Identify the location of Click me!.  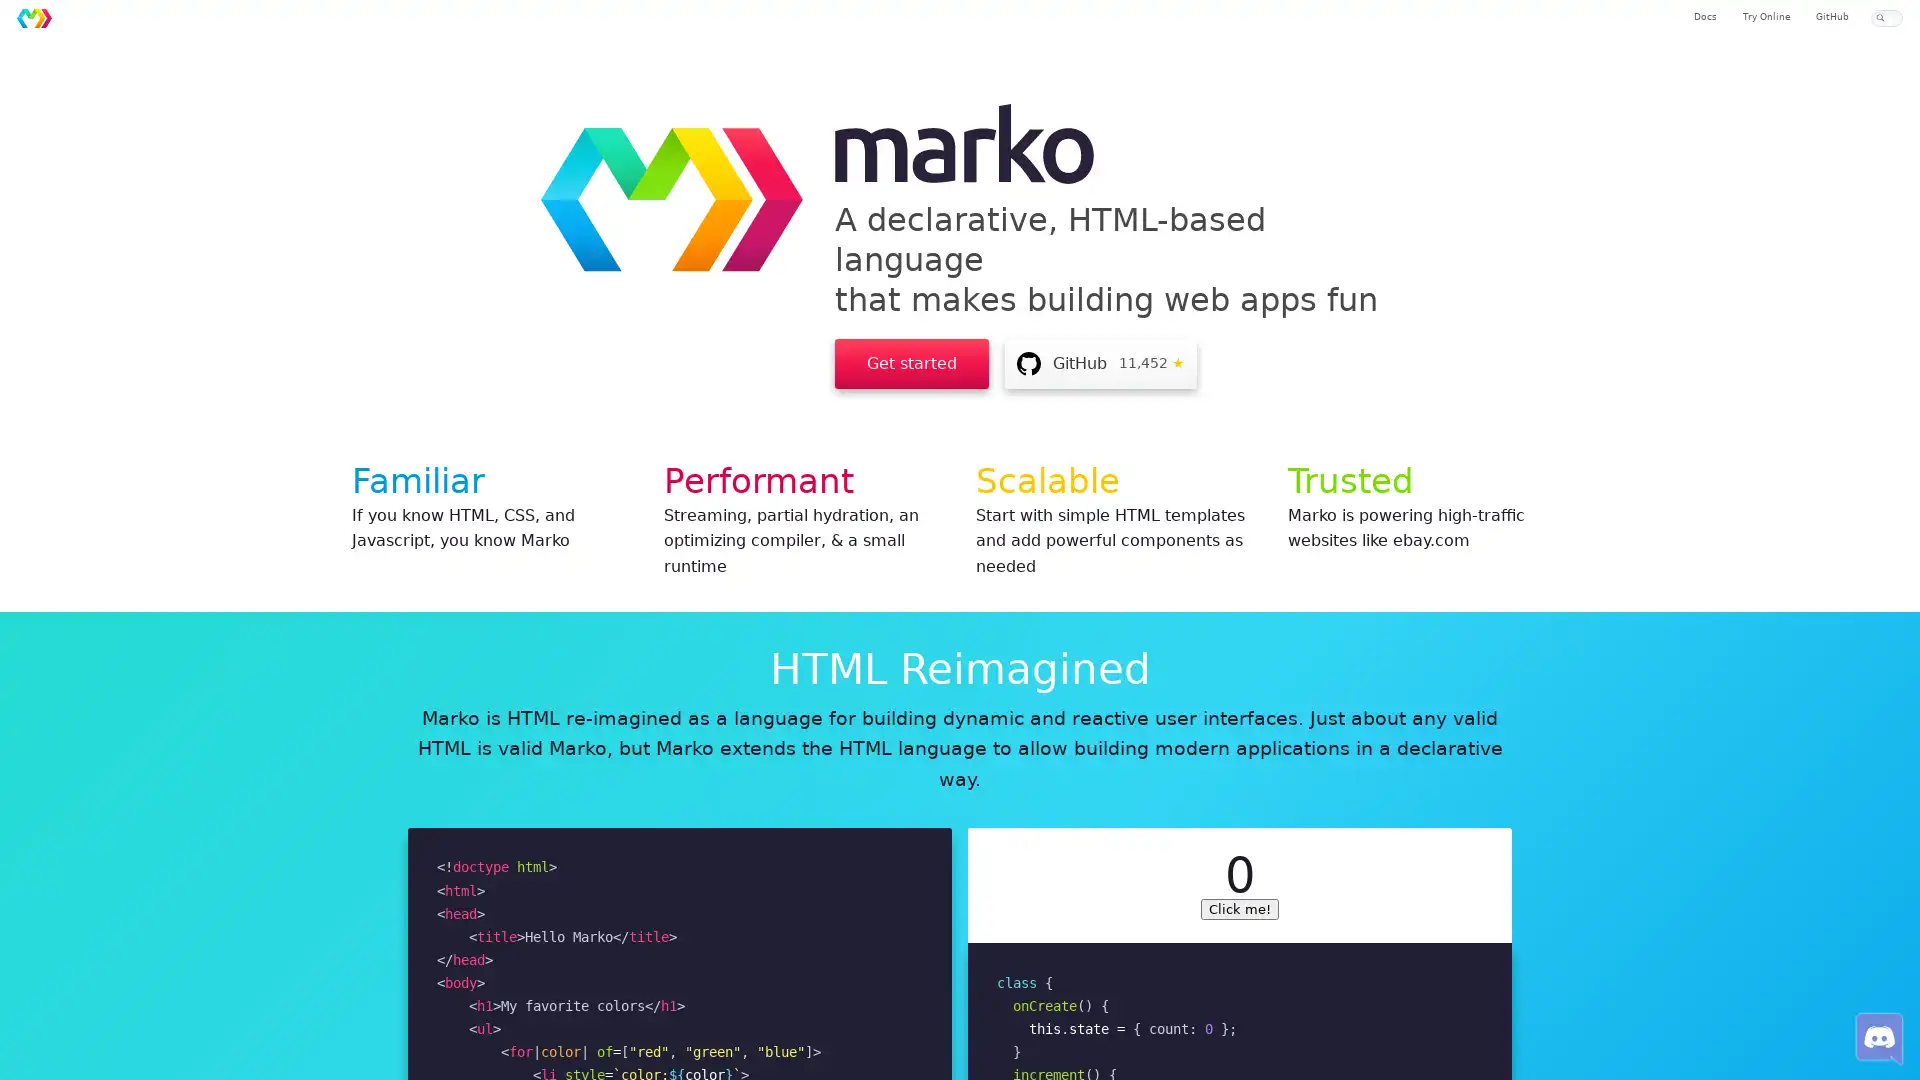
(1238, 908).